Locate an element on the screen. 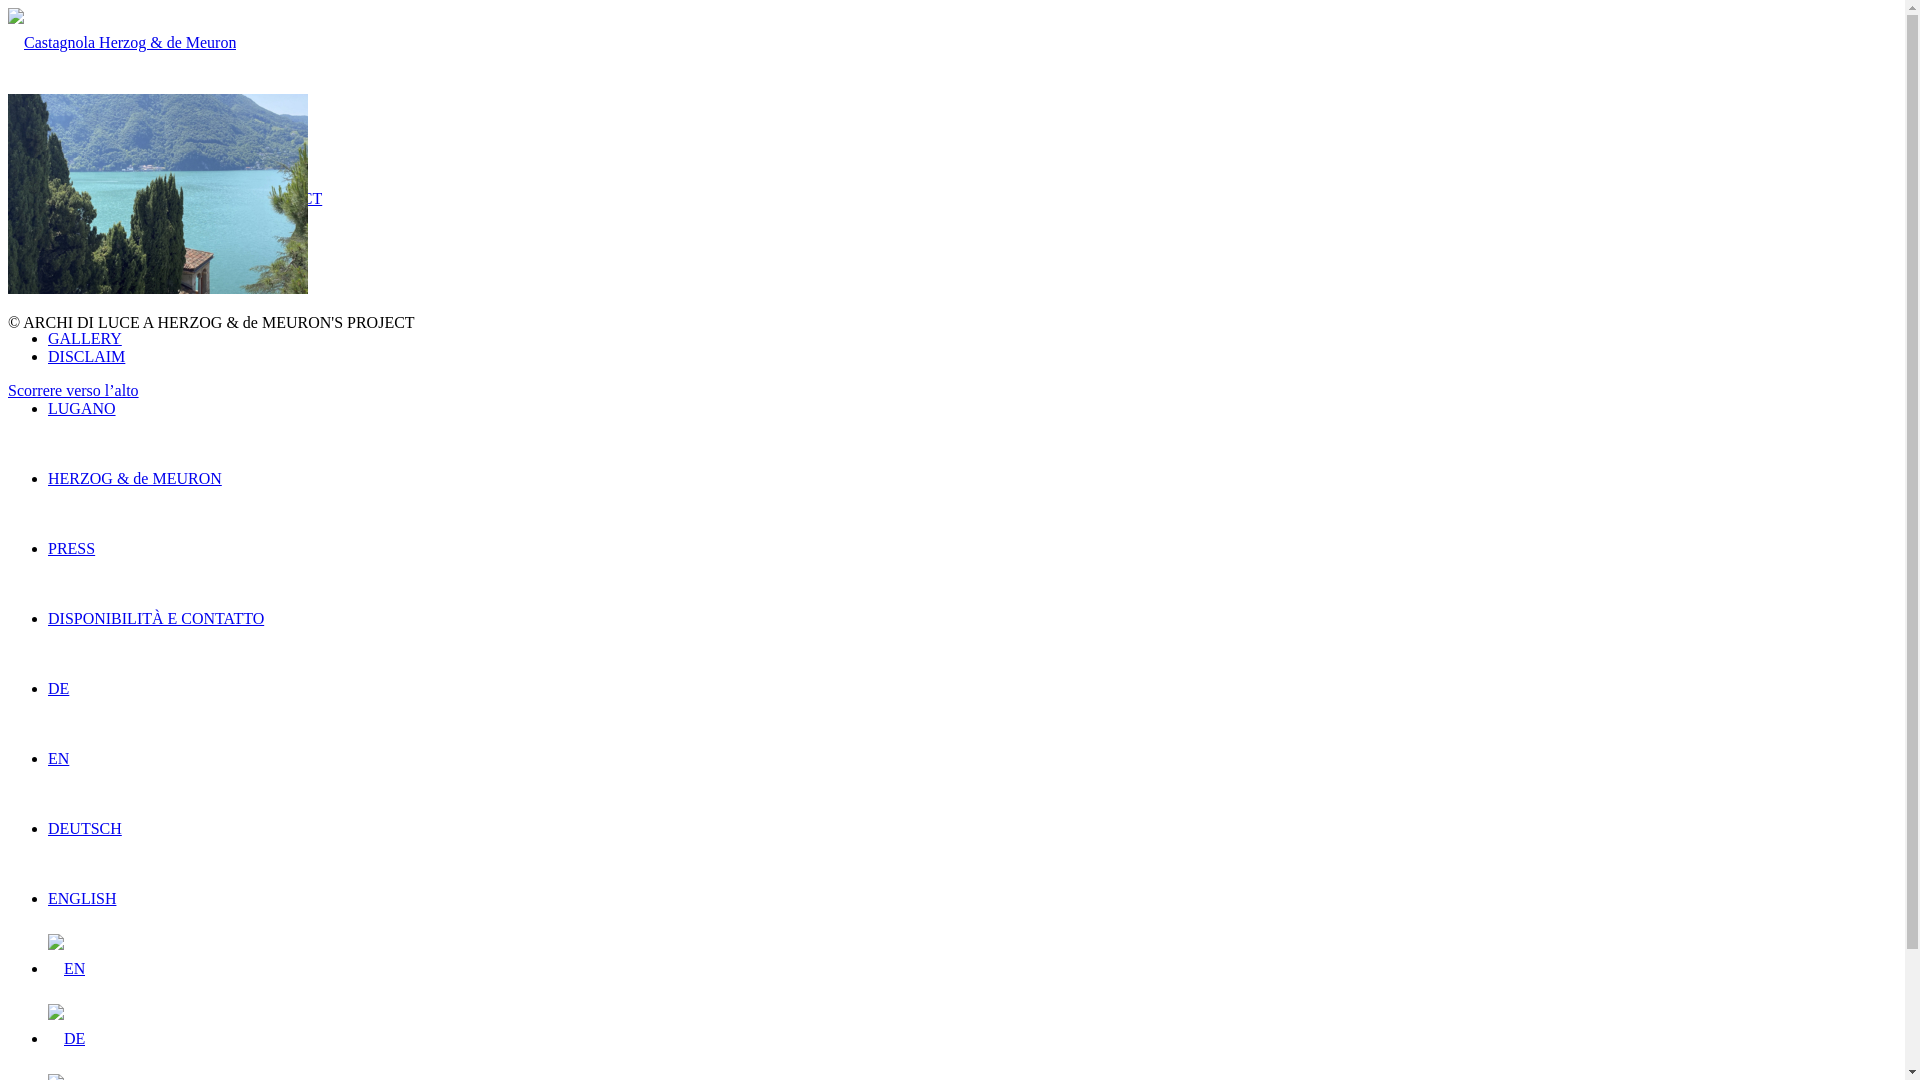 Image resolution: width=1920 pixels, height=1080 pixels. 'DISCLAIM' is located at coordinates (85, 355).